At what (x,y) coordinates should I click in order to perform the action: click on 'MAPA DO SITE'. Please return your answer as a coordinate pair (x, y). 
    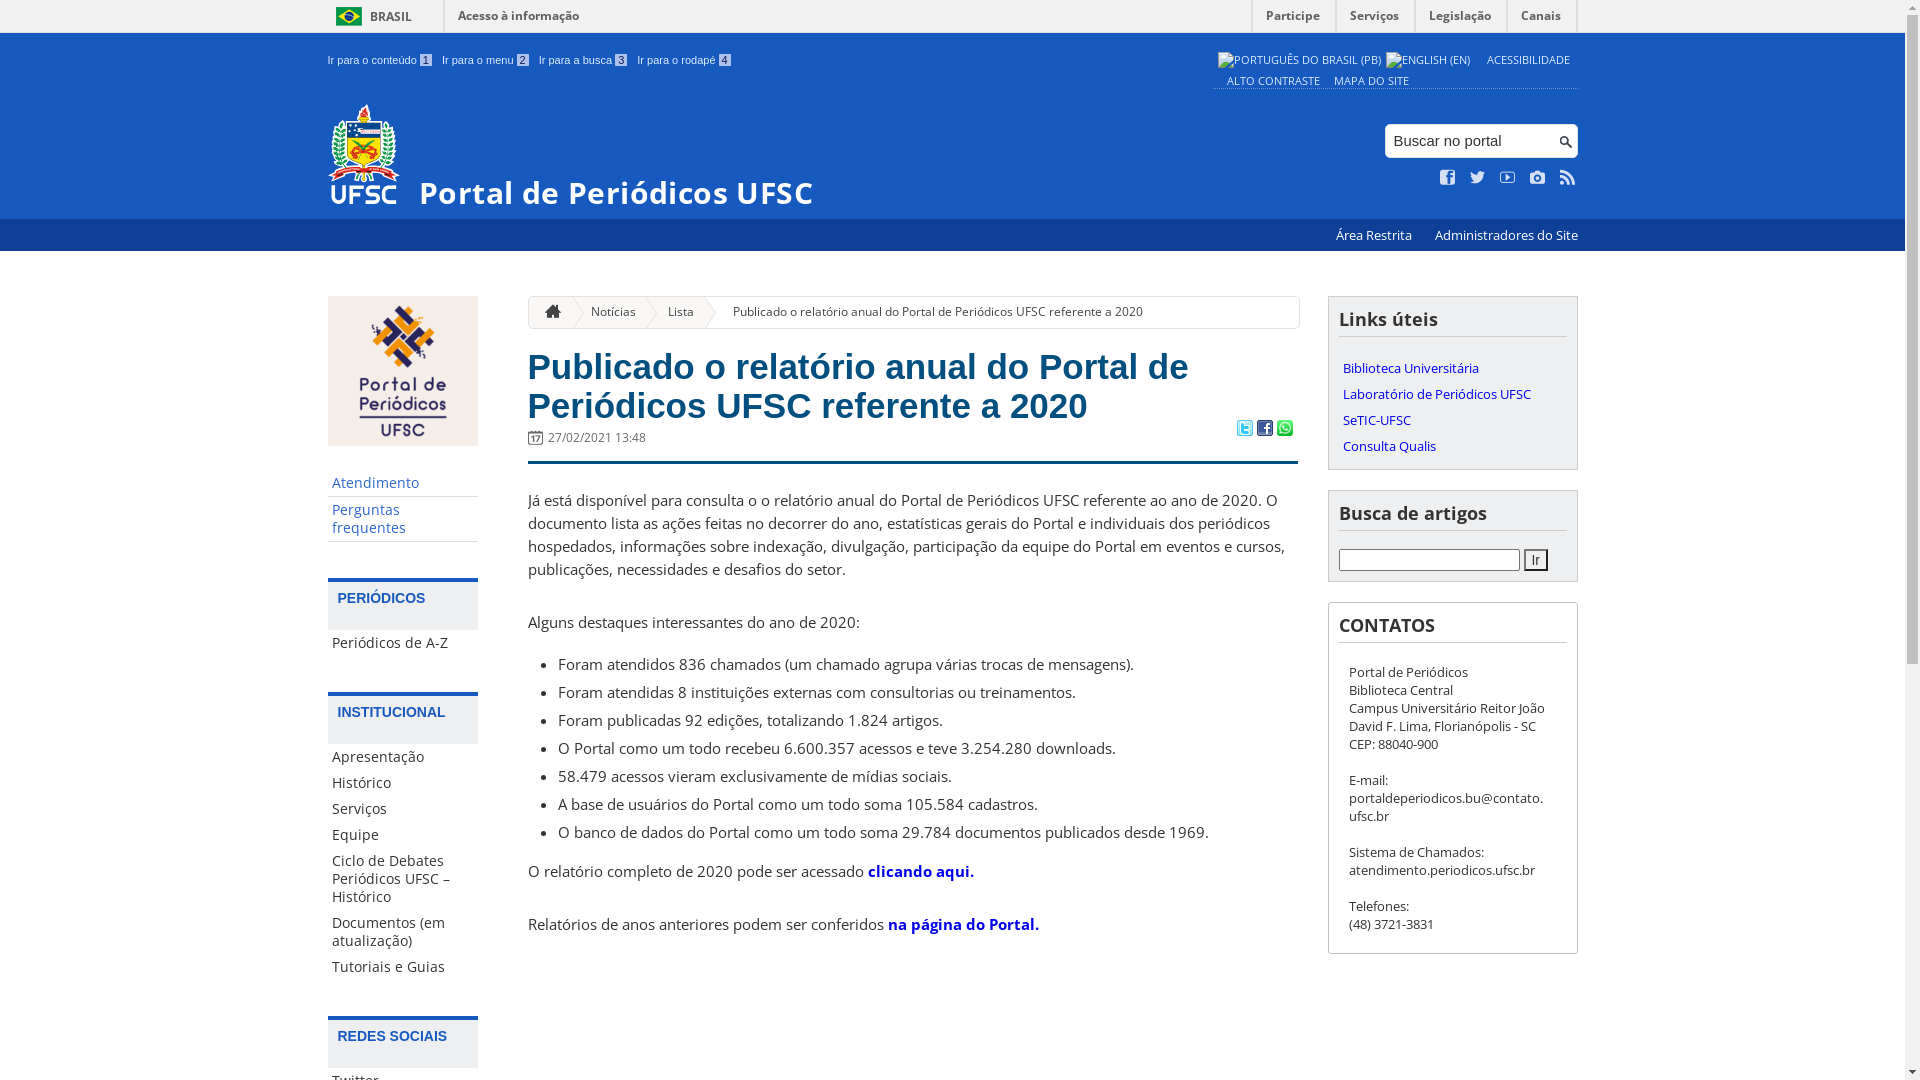
    Looking at the image, I should click on (1370, 79).